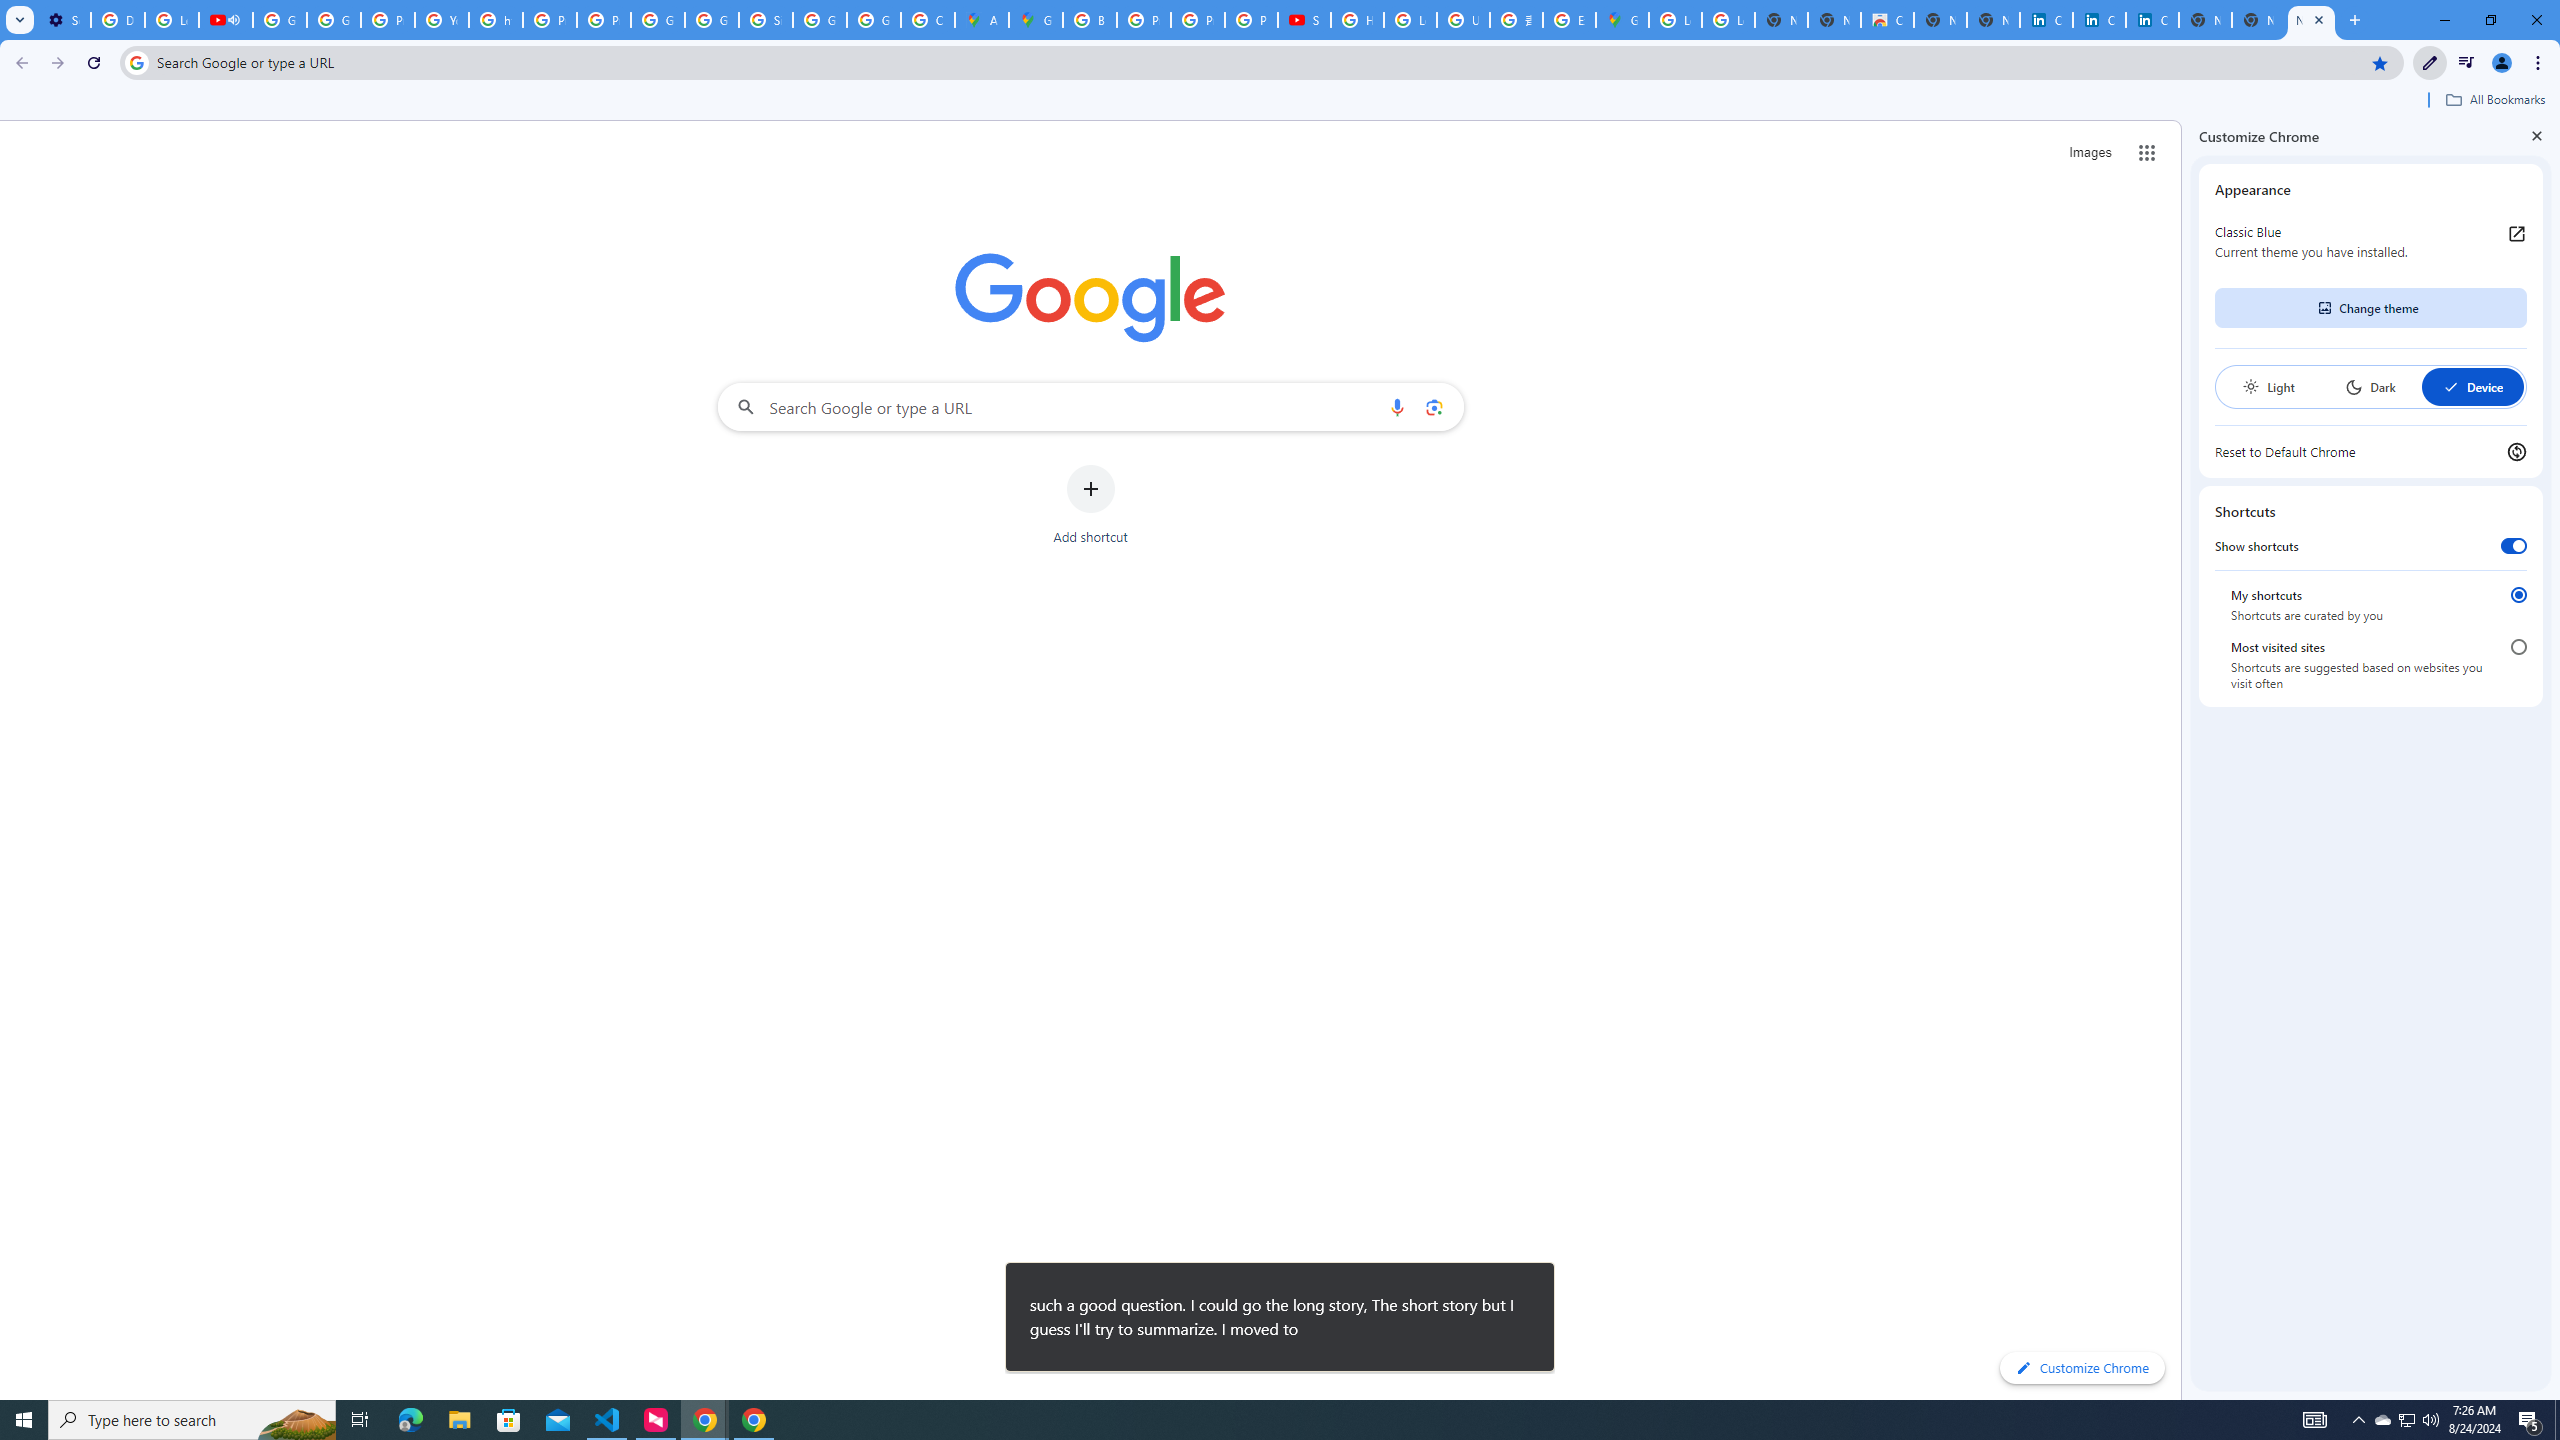 The width and height of the screenshot is (2560, 1440). Describe the element at coordinates (2519, 647) in the screenshot. I see `'Most visited sites'` at that location.